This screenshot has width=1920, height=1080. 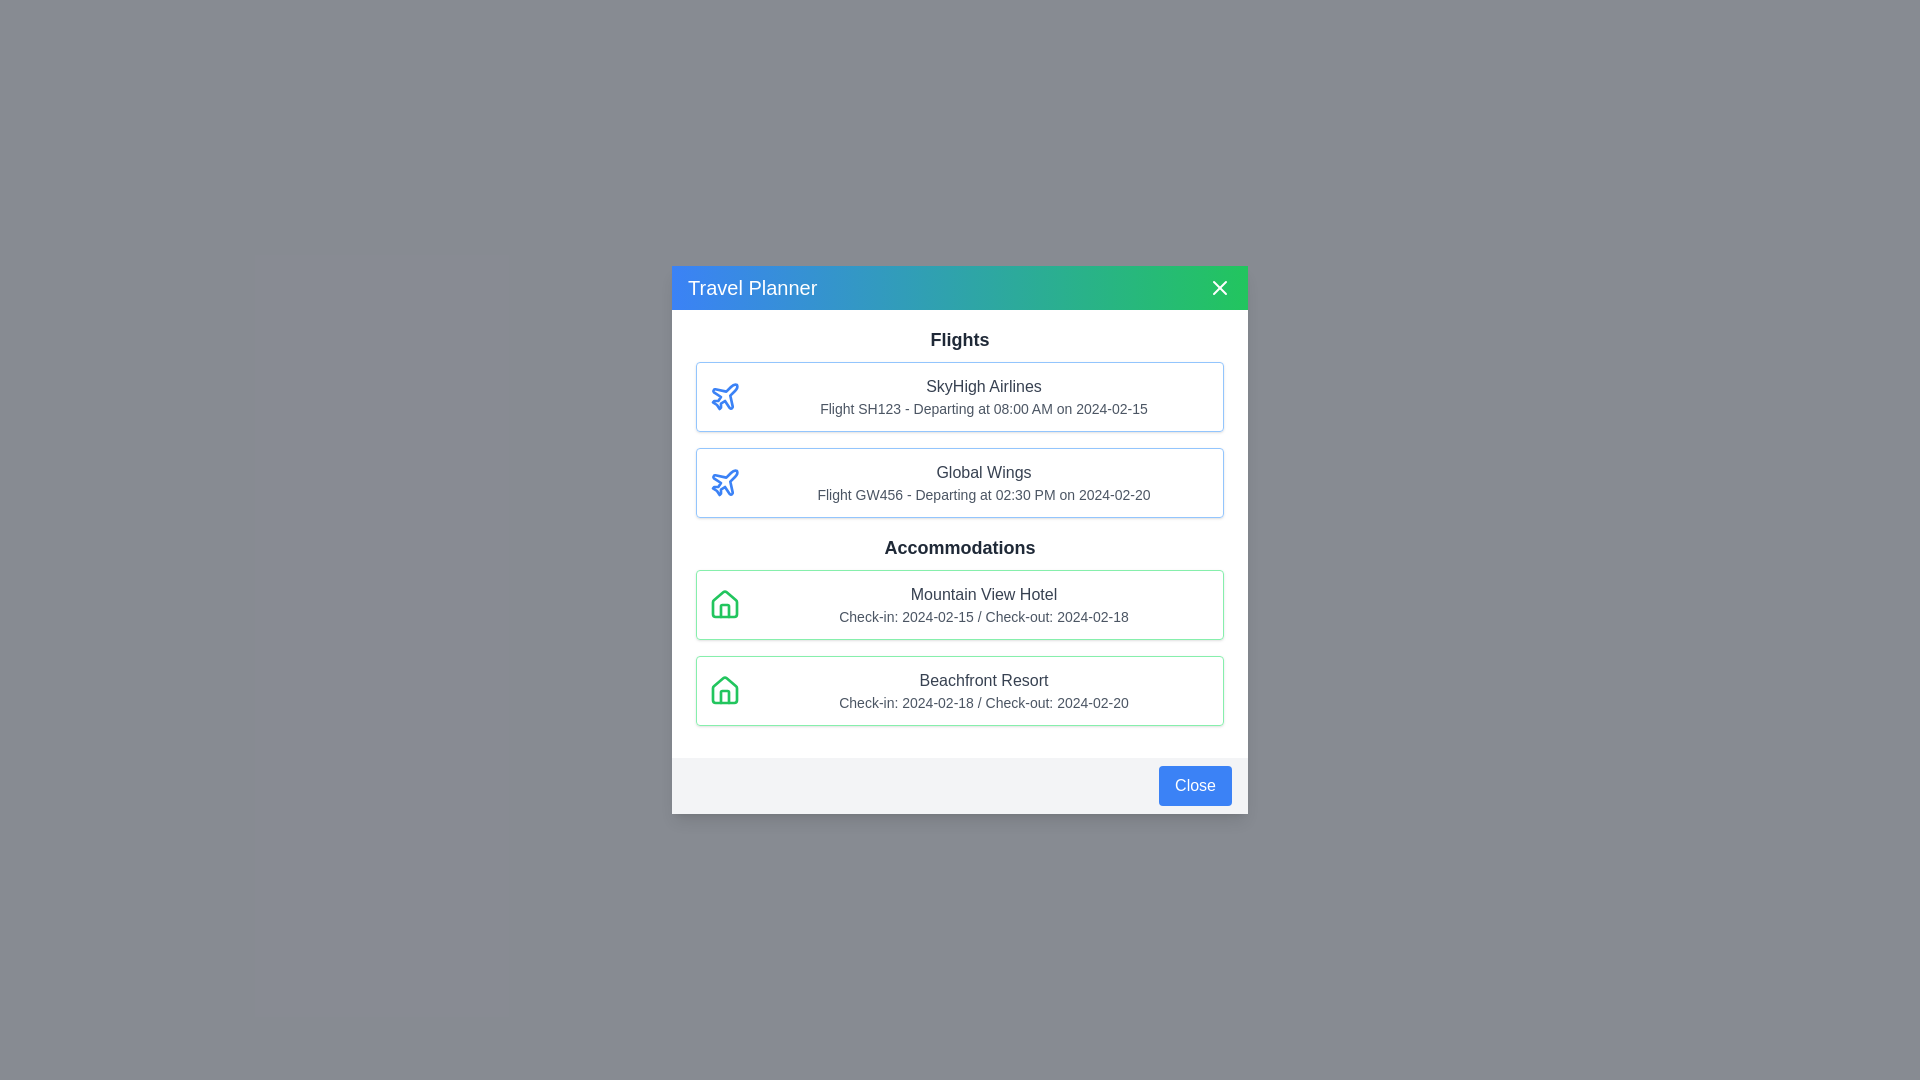 I want to click on the flight icon representing 'Global WingsFlight GW456 - Departing at 02:30 PM on 2024-02-20' located on the left within the second item of the 'Flights' section, so click(x=723, y=482).